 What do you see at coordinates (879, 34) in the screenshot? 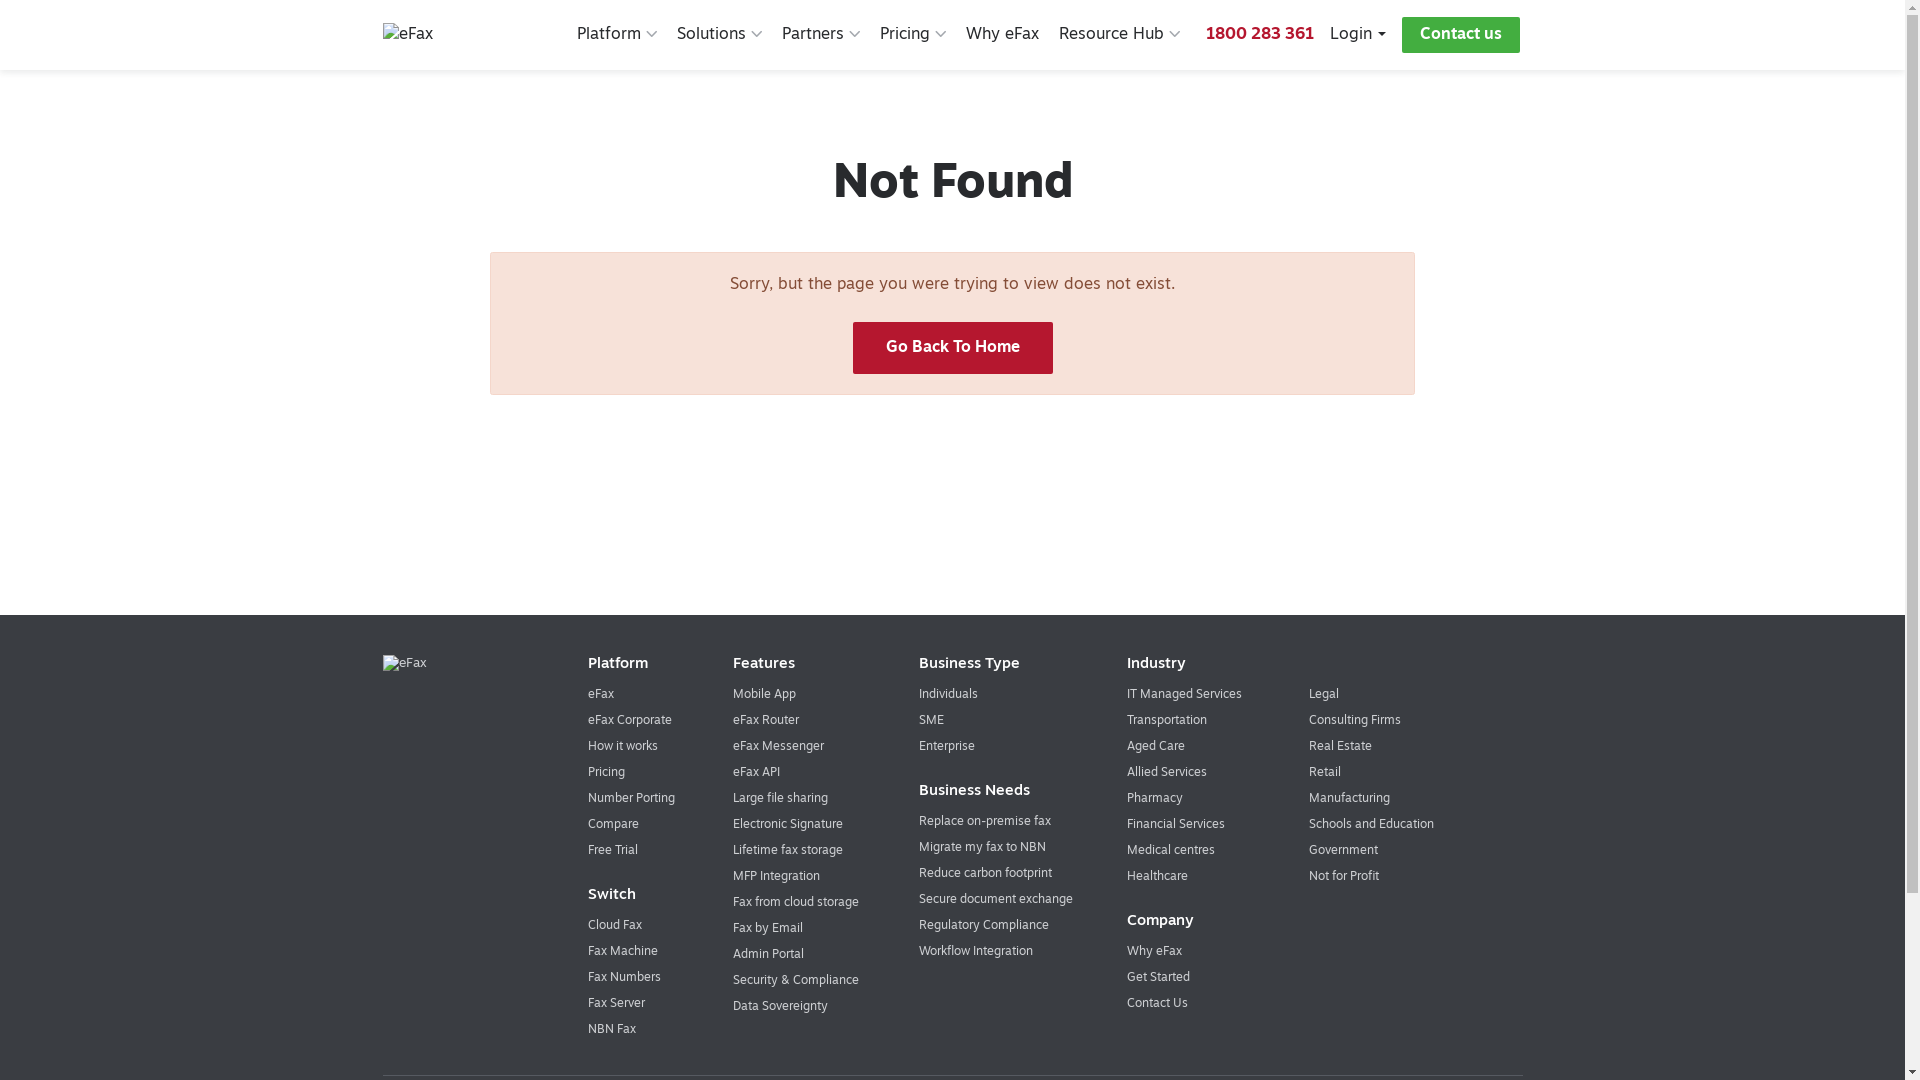
I see `'Pricing'` at bounding box center [879, 34].